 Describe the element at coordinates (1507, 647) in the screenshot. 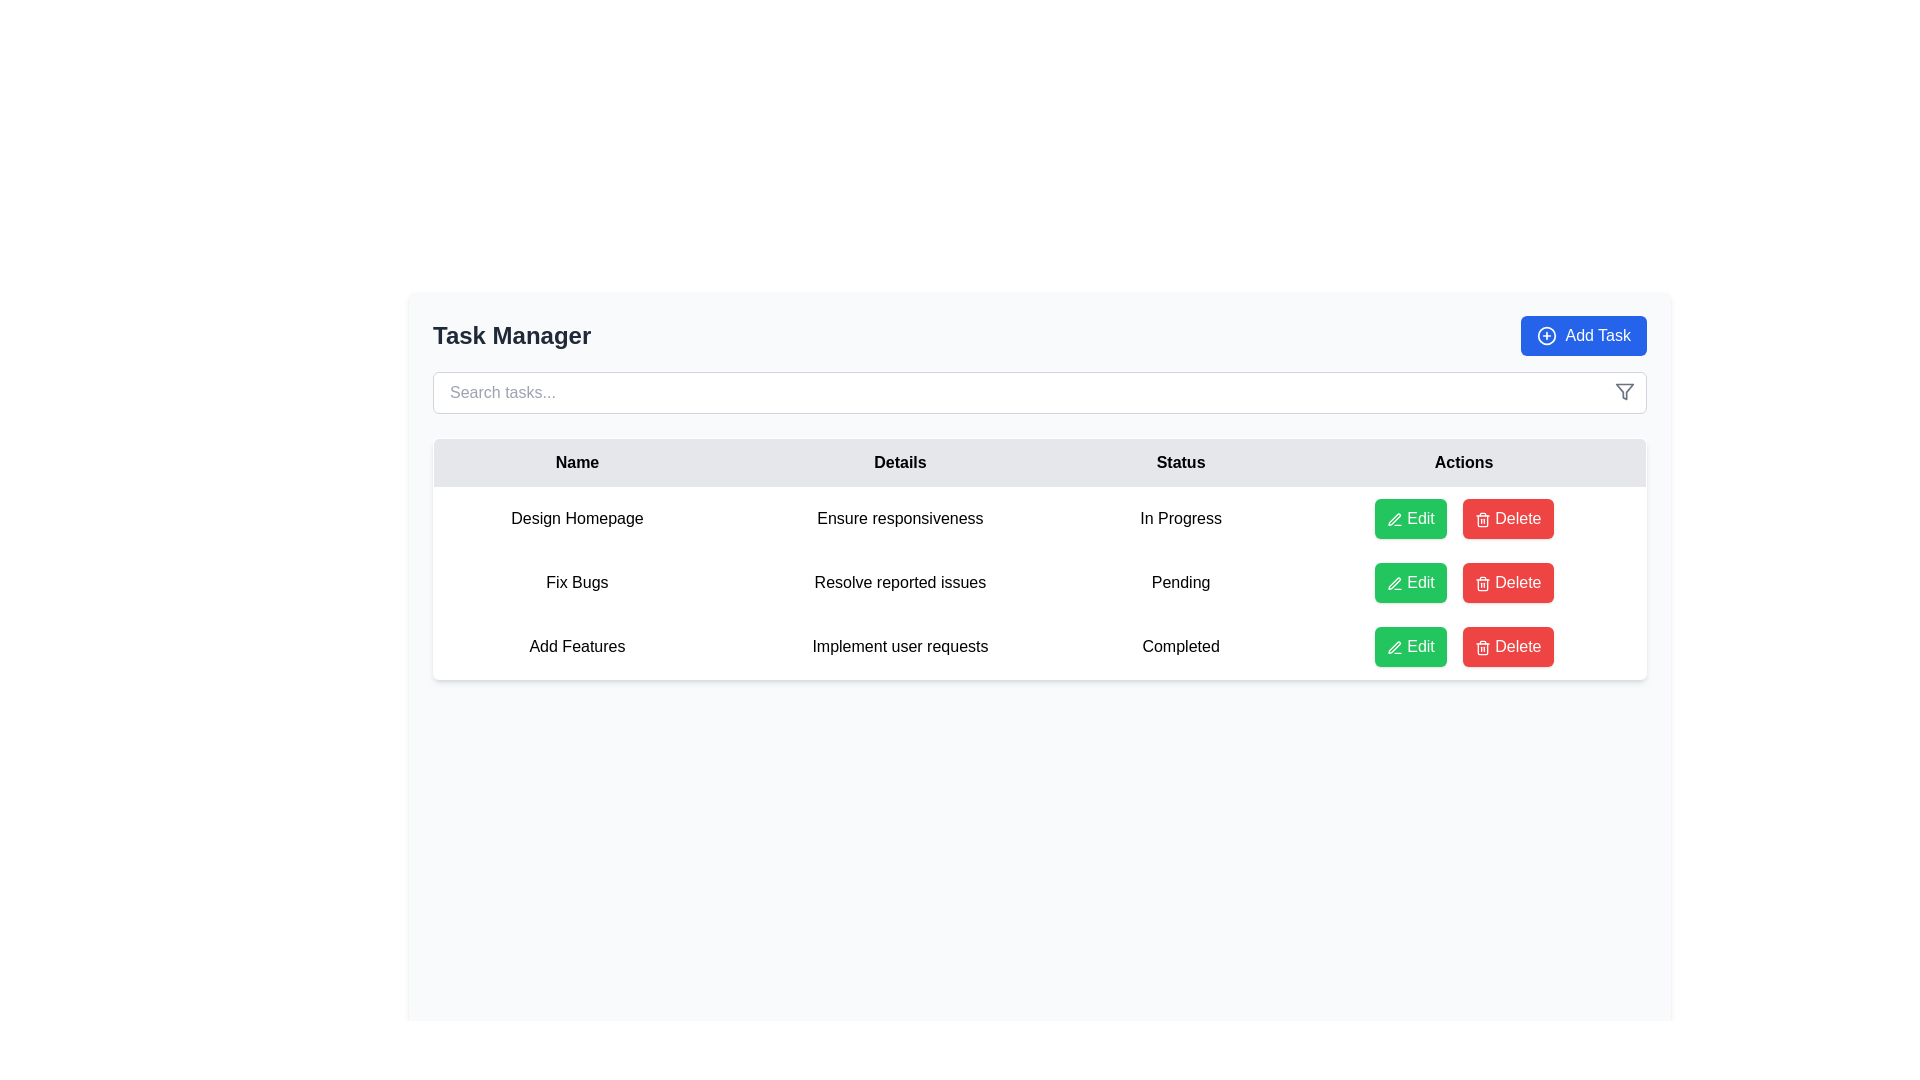

I see `the red 'Delete' button containing a white text and a trashcan icon, located in the rightmost column of the last row of the table under the 'Actions' column` at that location.